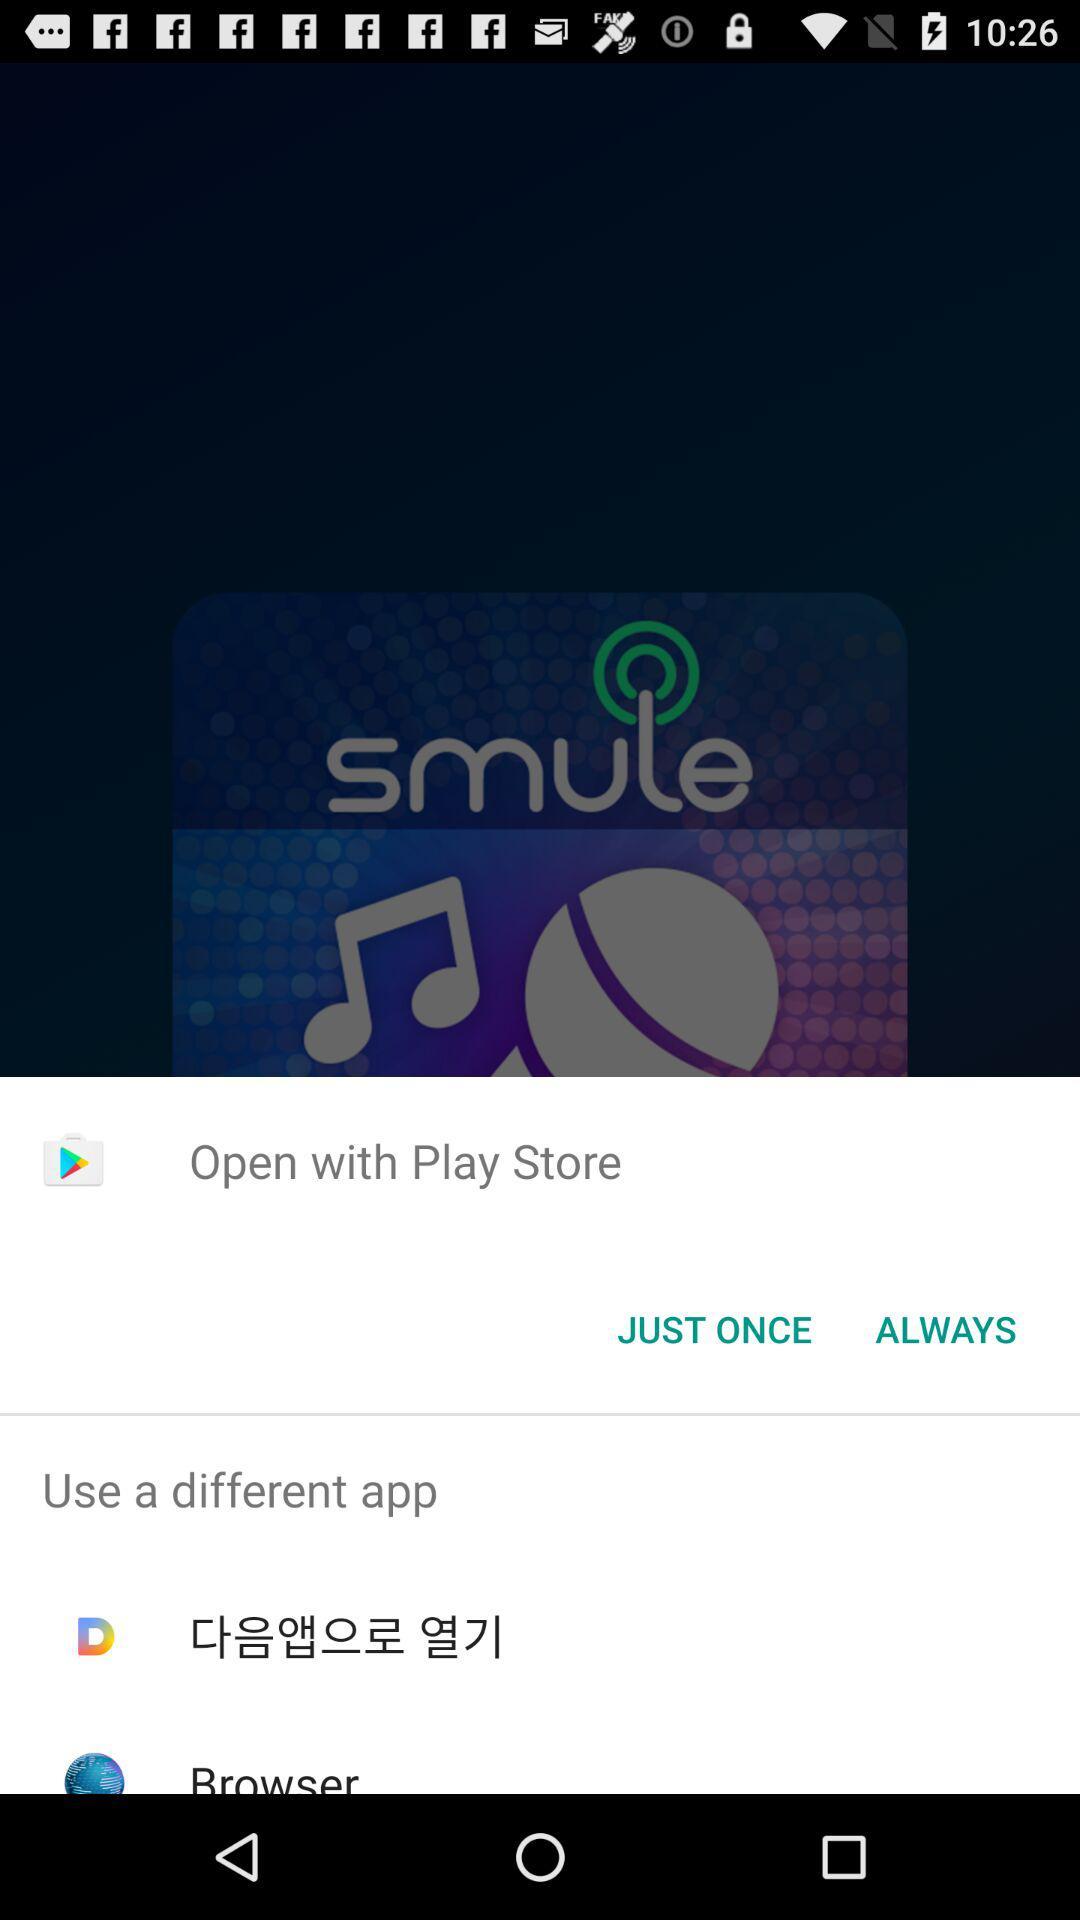  What do you see at coordinates (945, 1329) in the screenshot?
I see `icon at the bottom right corner` at bounding box center [945, 1329].